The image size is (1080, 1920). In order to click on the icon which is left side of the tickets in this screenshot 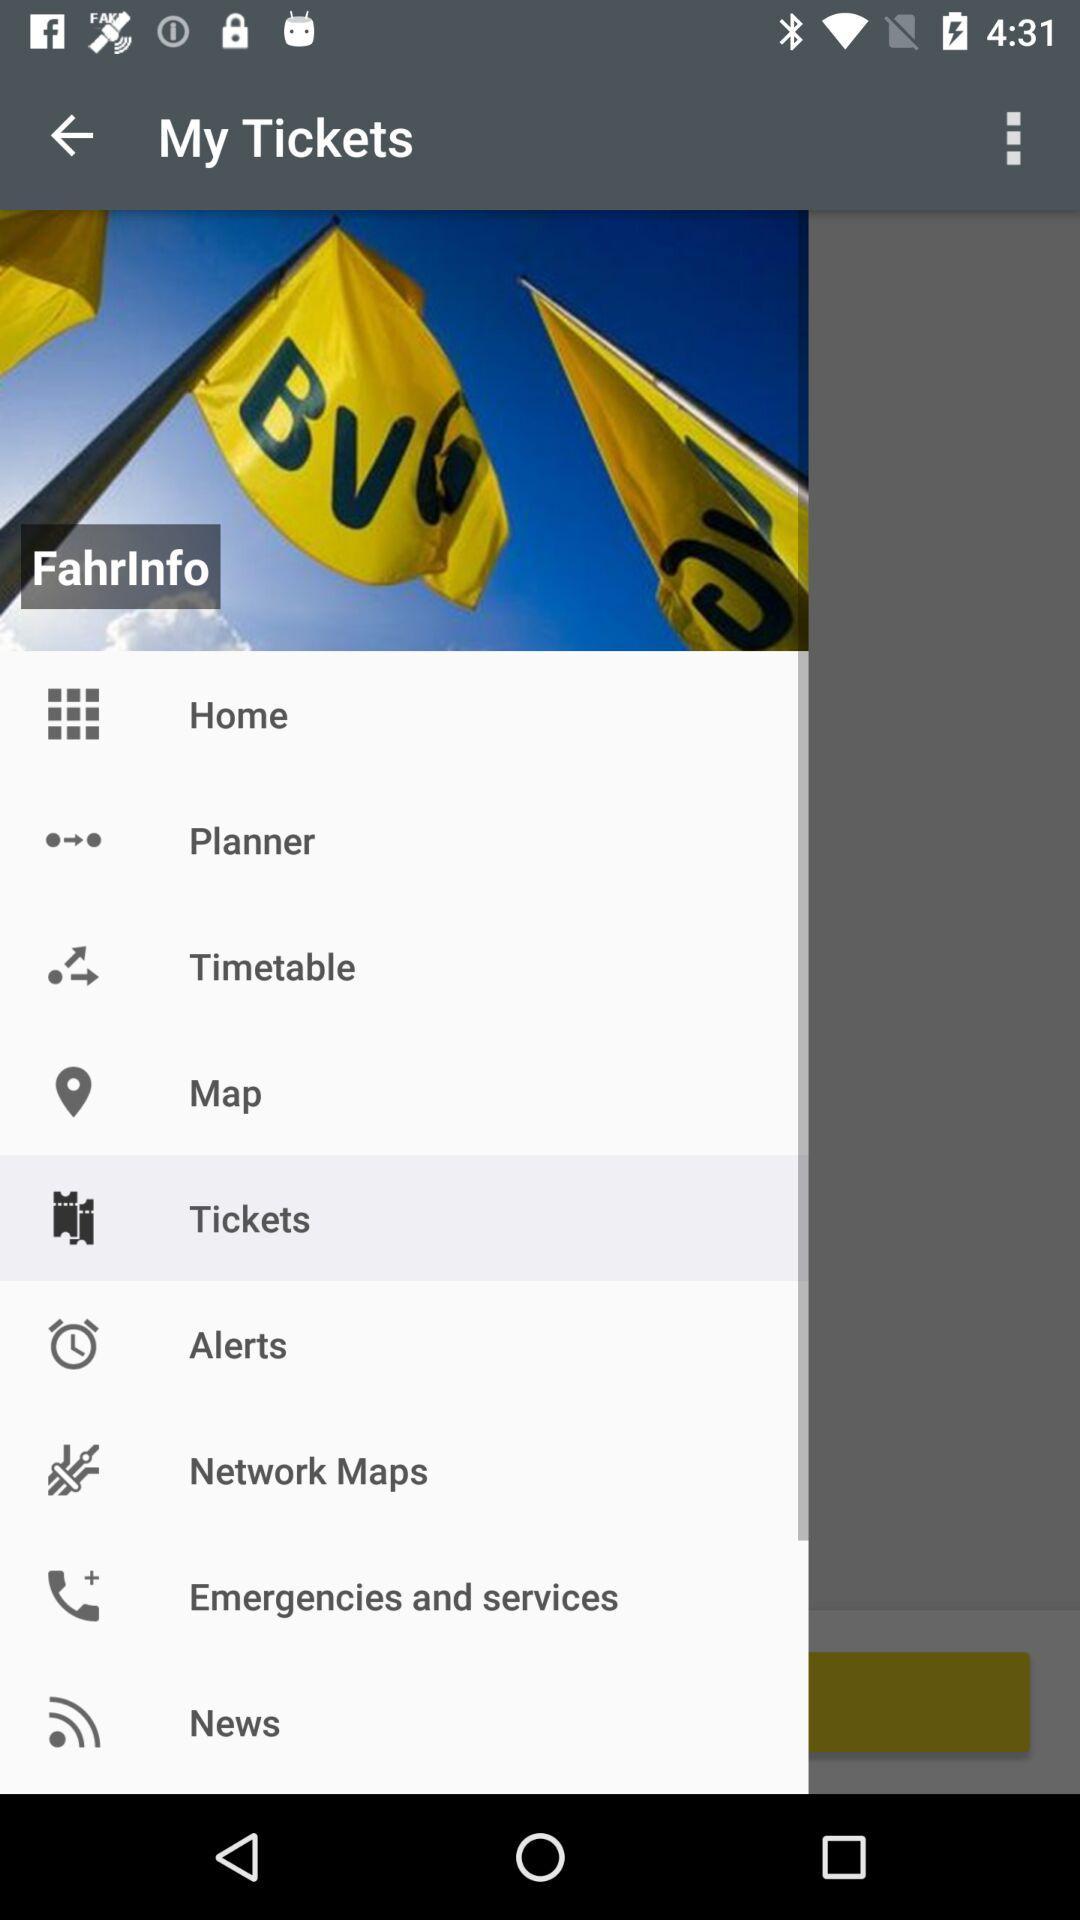, I will do `click(72, 1217)`.